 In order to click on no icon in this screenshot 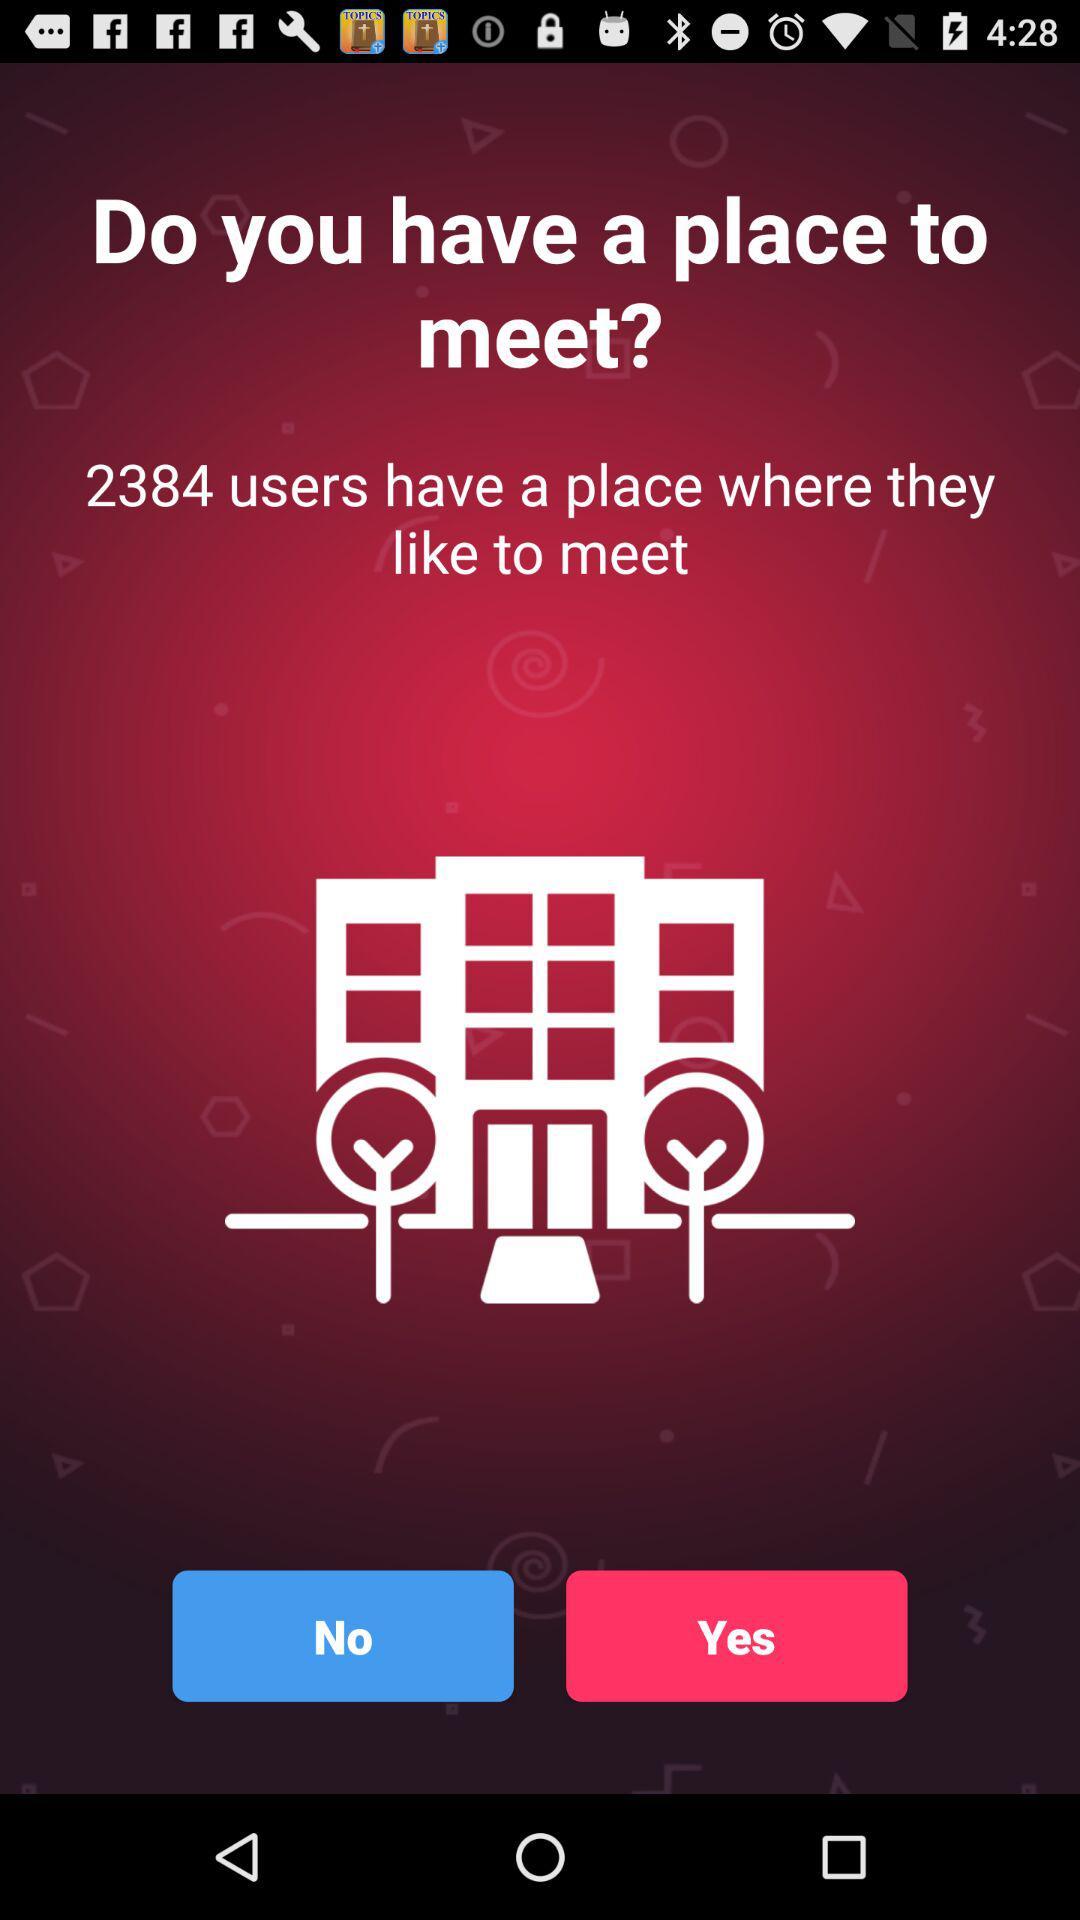, I will do `click(342, 1636)`.